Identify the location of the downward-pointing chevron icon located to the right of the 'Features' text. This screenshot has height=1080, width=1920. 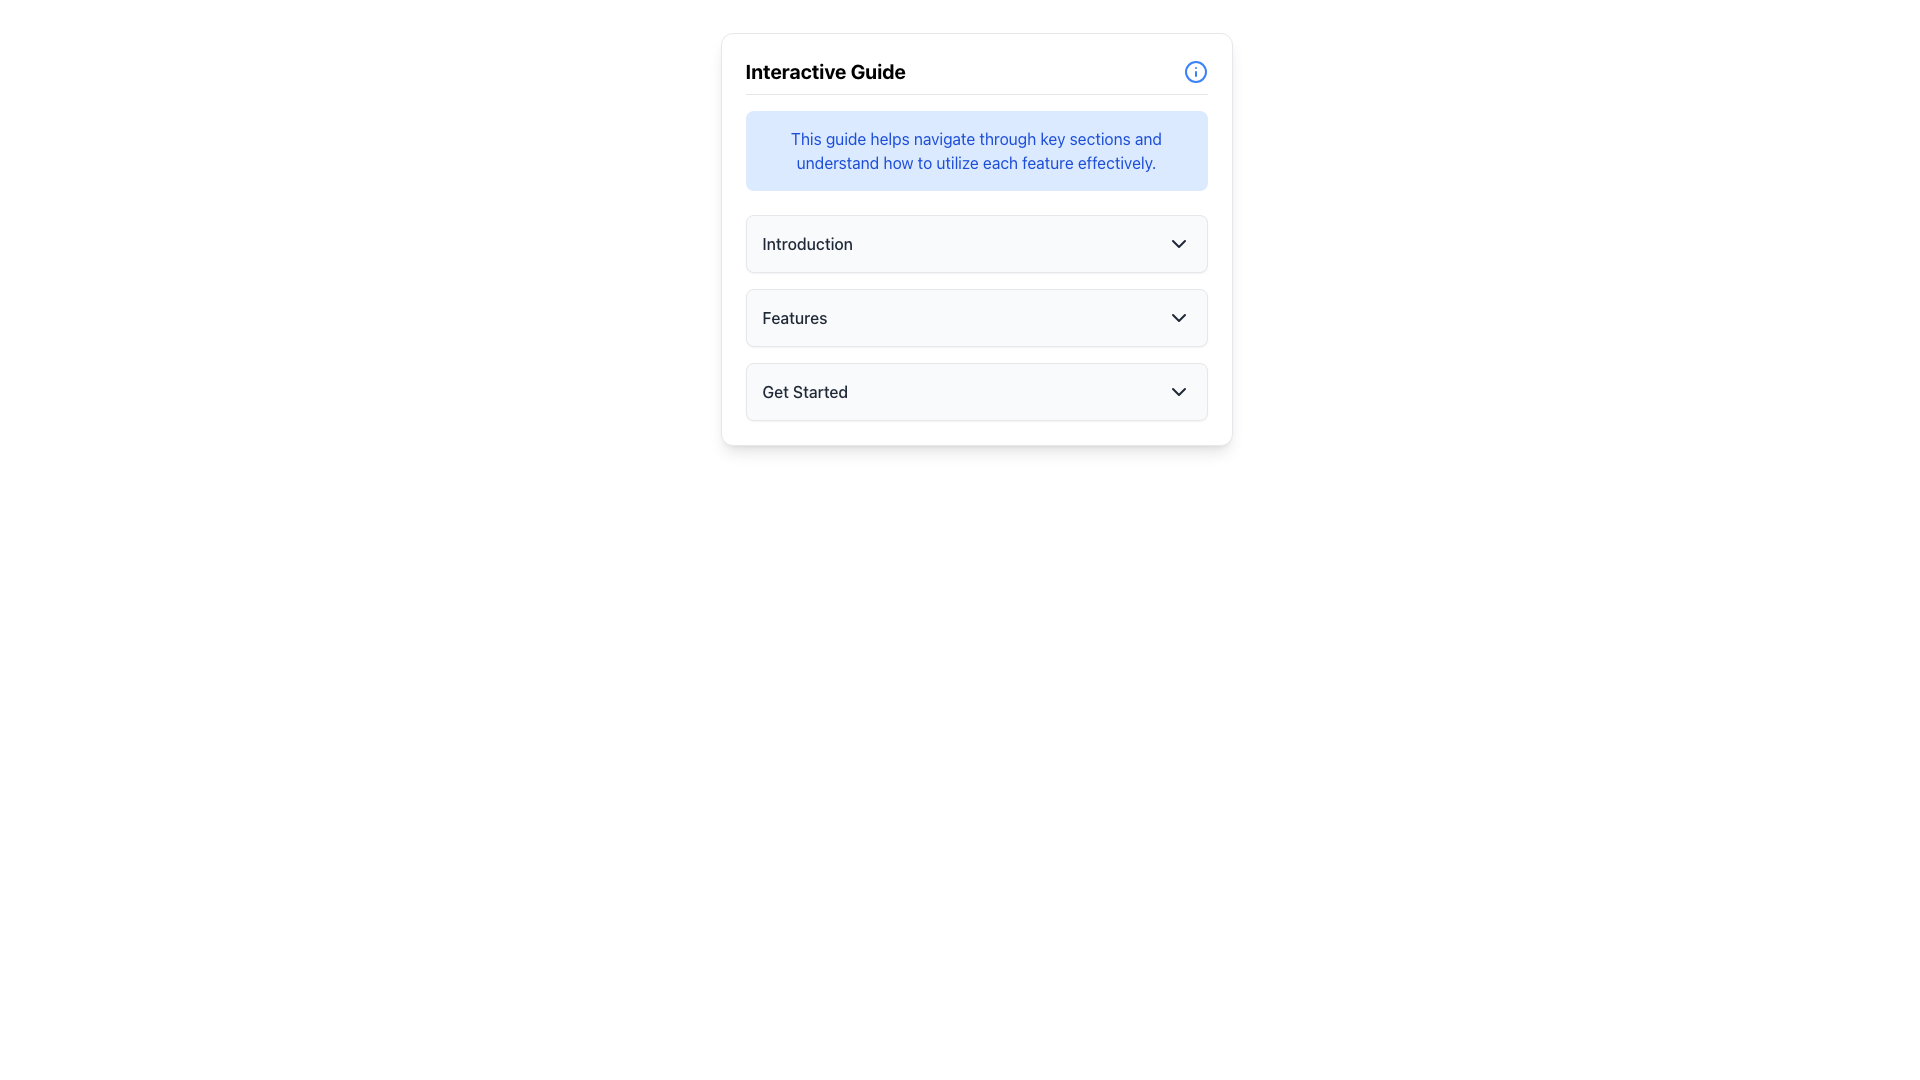
(1178, 316).